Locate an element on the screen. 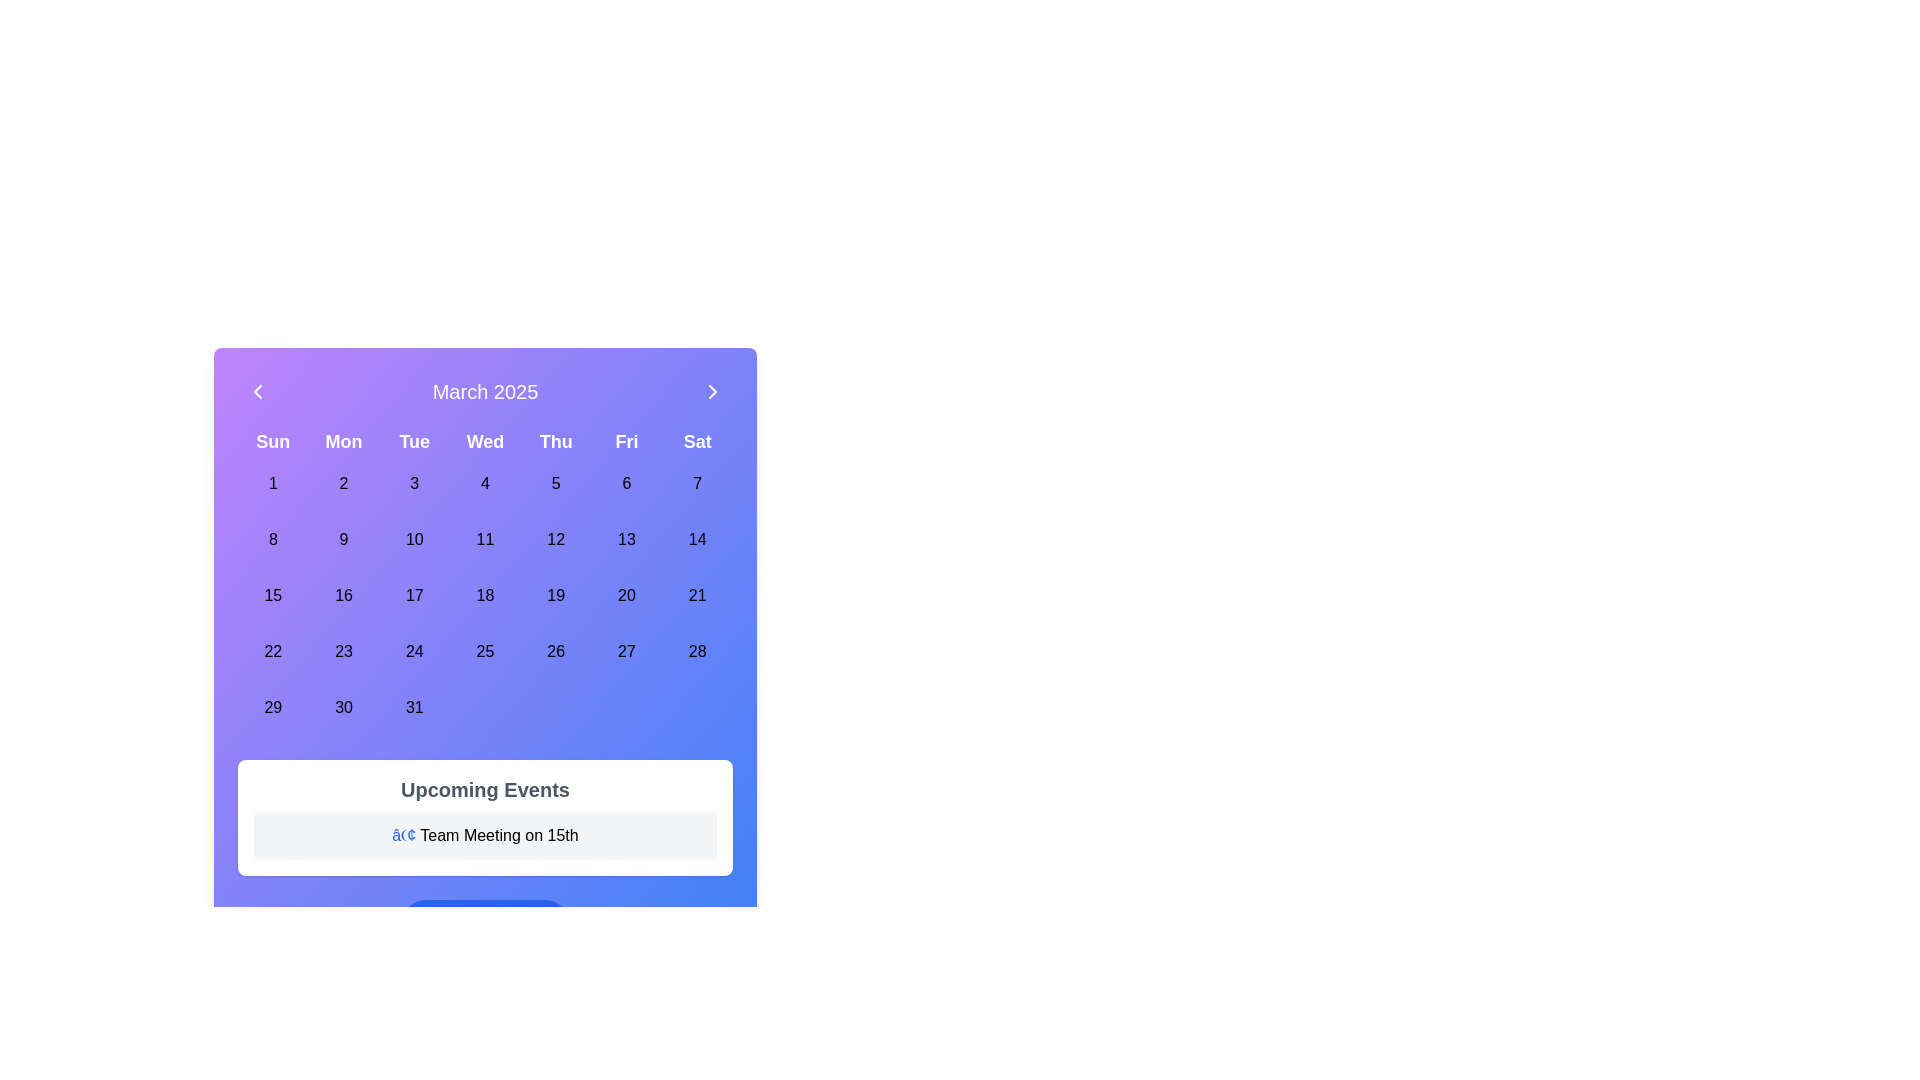  the chevron icon pointing to the right located to the right of the 'March 2025' label in the calendar interface to proceed to the next month is located at coordinates (713, 392).